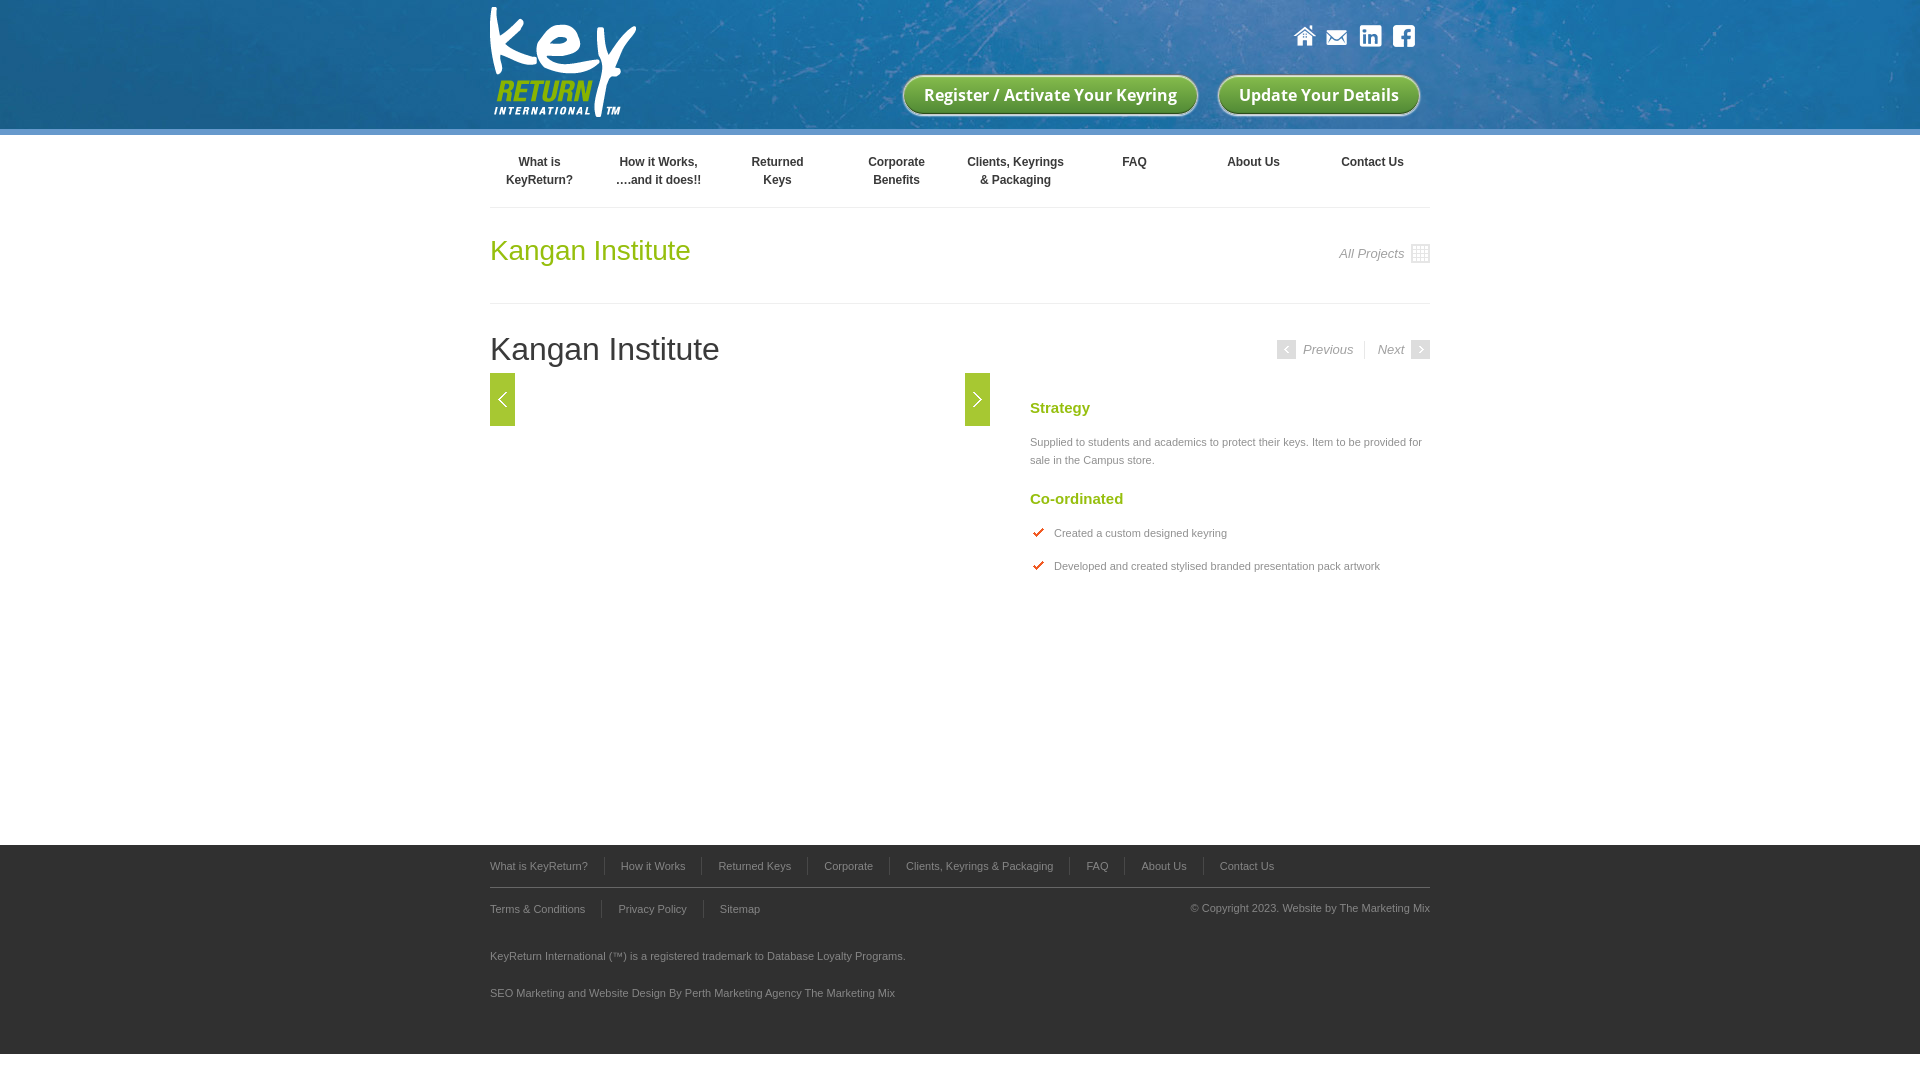  Describe the element at coordinates (964, 398) in the screenshot. I see `'Next'` at that location.